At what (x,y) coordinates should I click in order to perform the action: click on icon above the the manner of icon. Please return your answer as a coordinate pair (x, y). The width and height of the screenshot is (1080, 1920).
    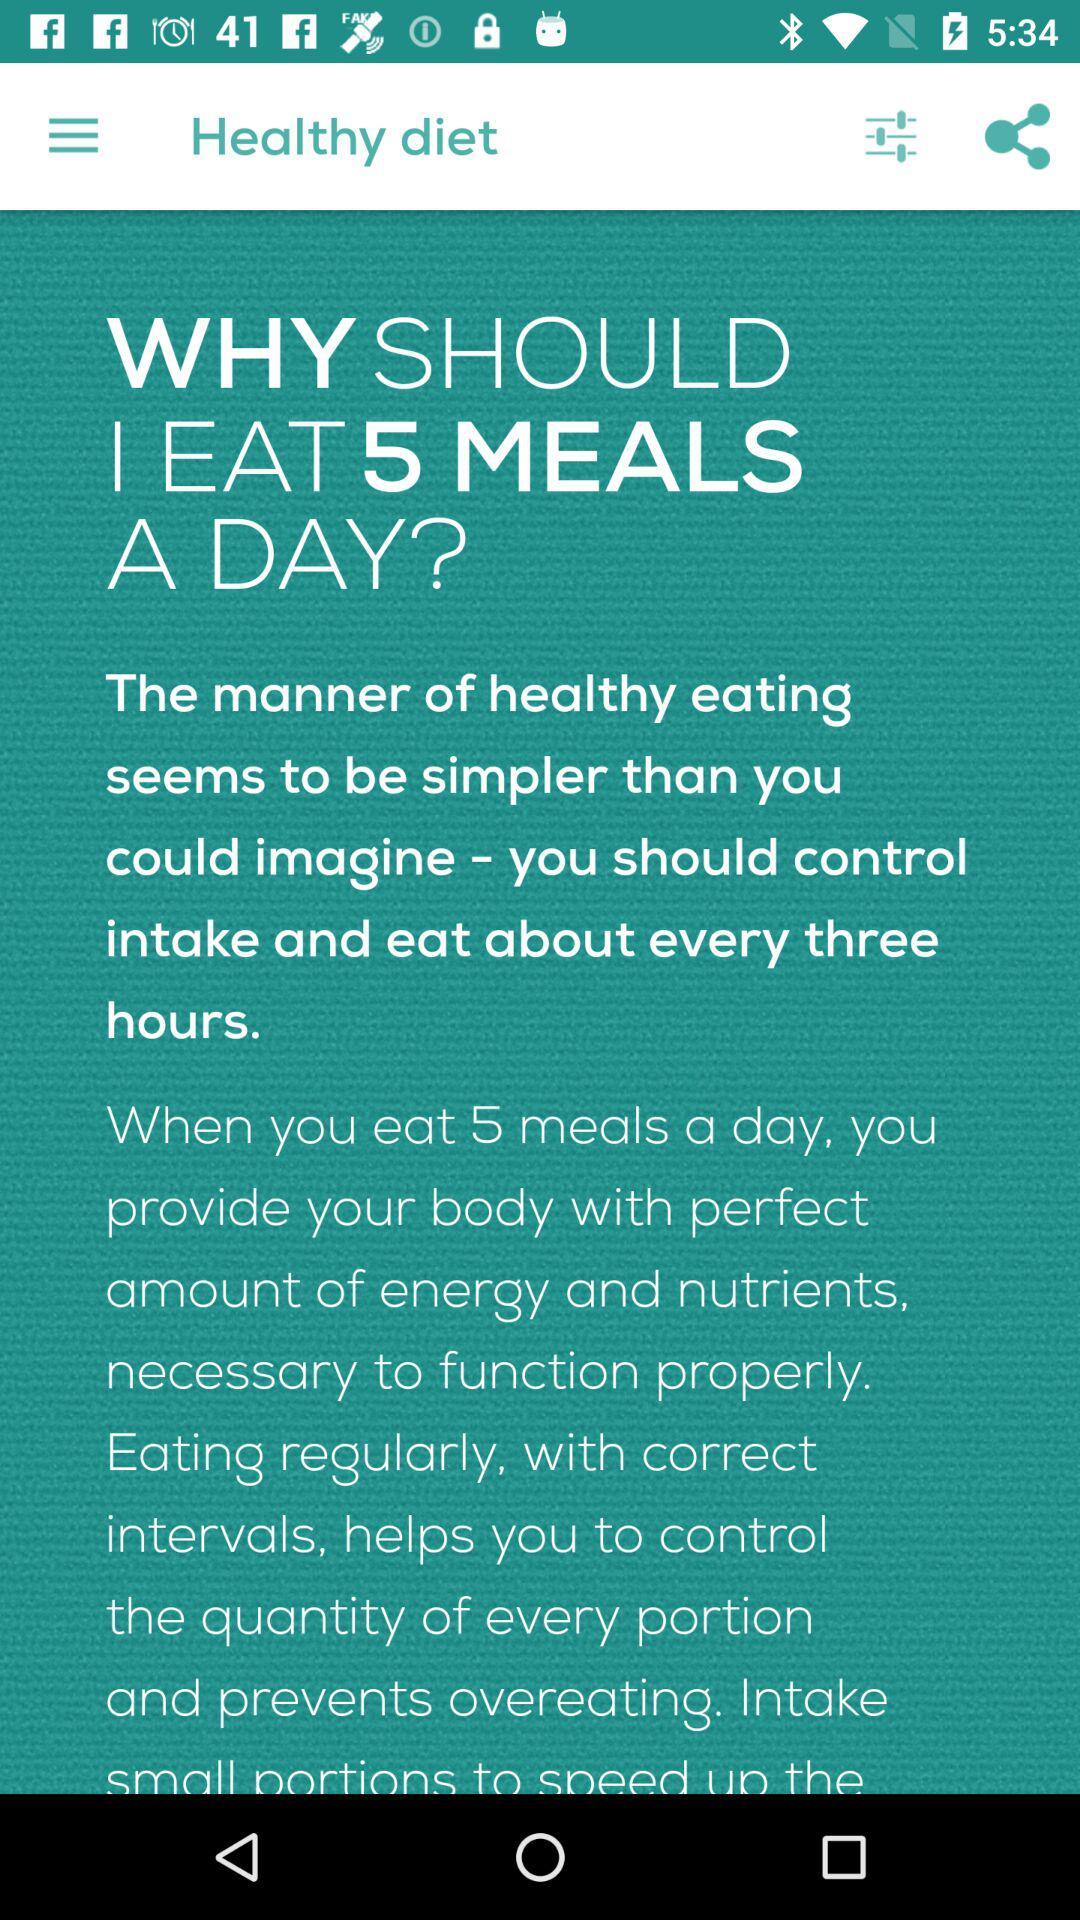
    Looking at the image, I should click on (1017, 135).